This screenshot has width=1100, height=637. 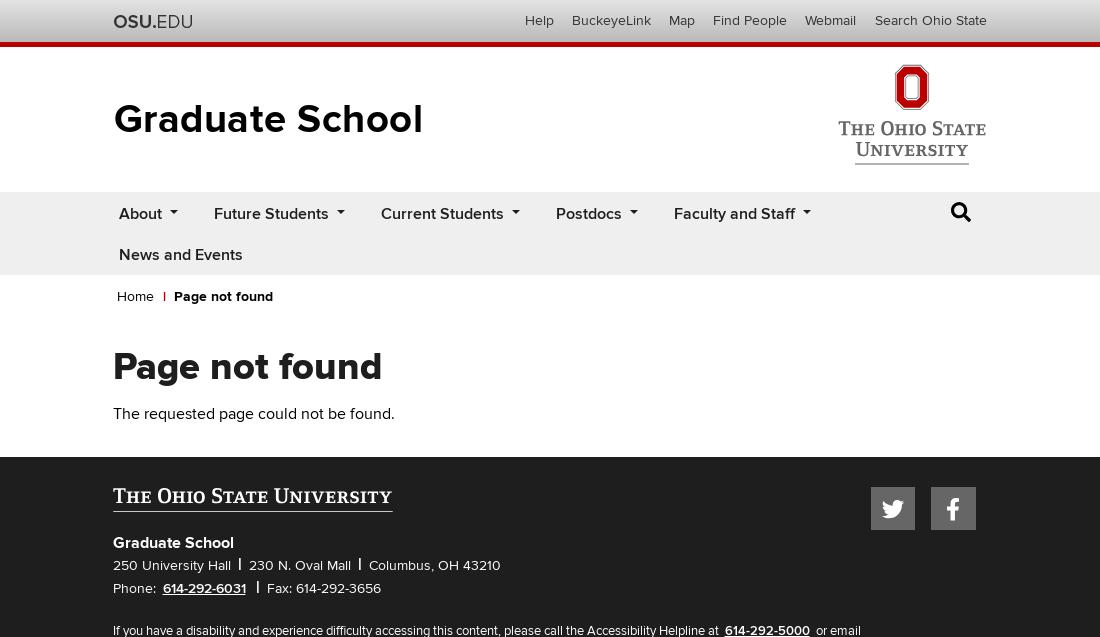 I want to click on 'News and Events', so click(x=178, y=252).